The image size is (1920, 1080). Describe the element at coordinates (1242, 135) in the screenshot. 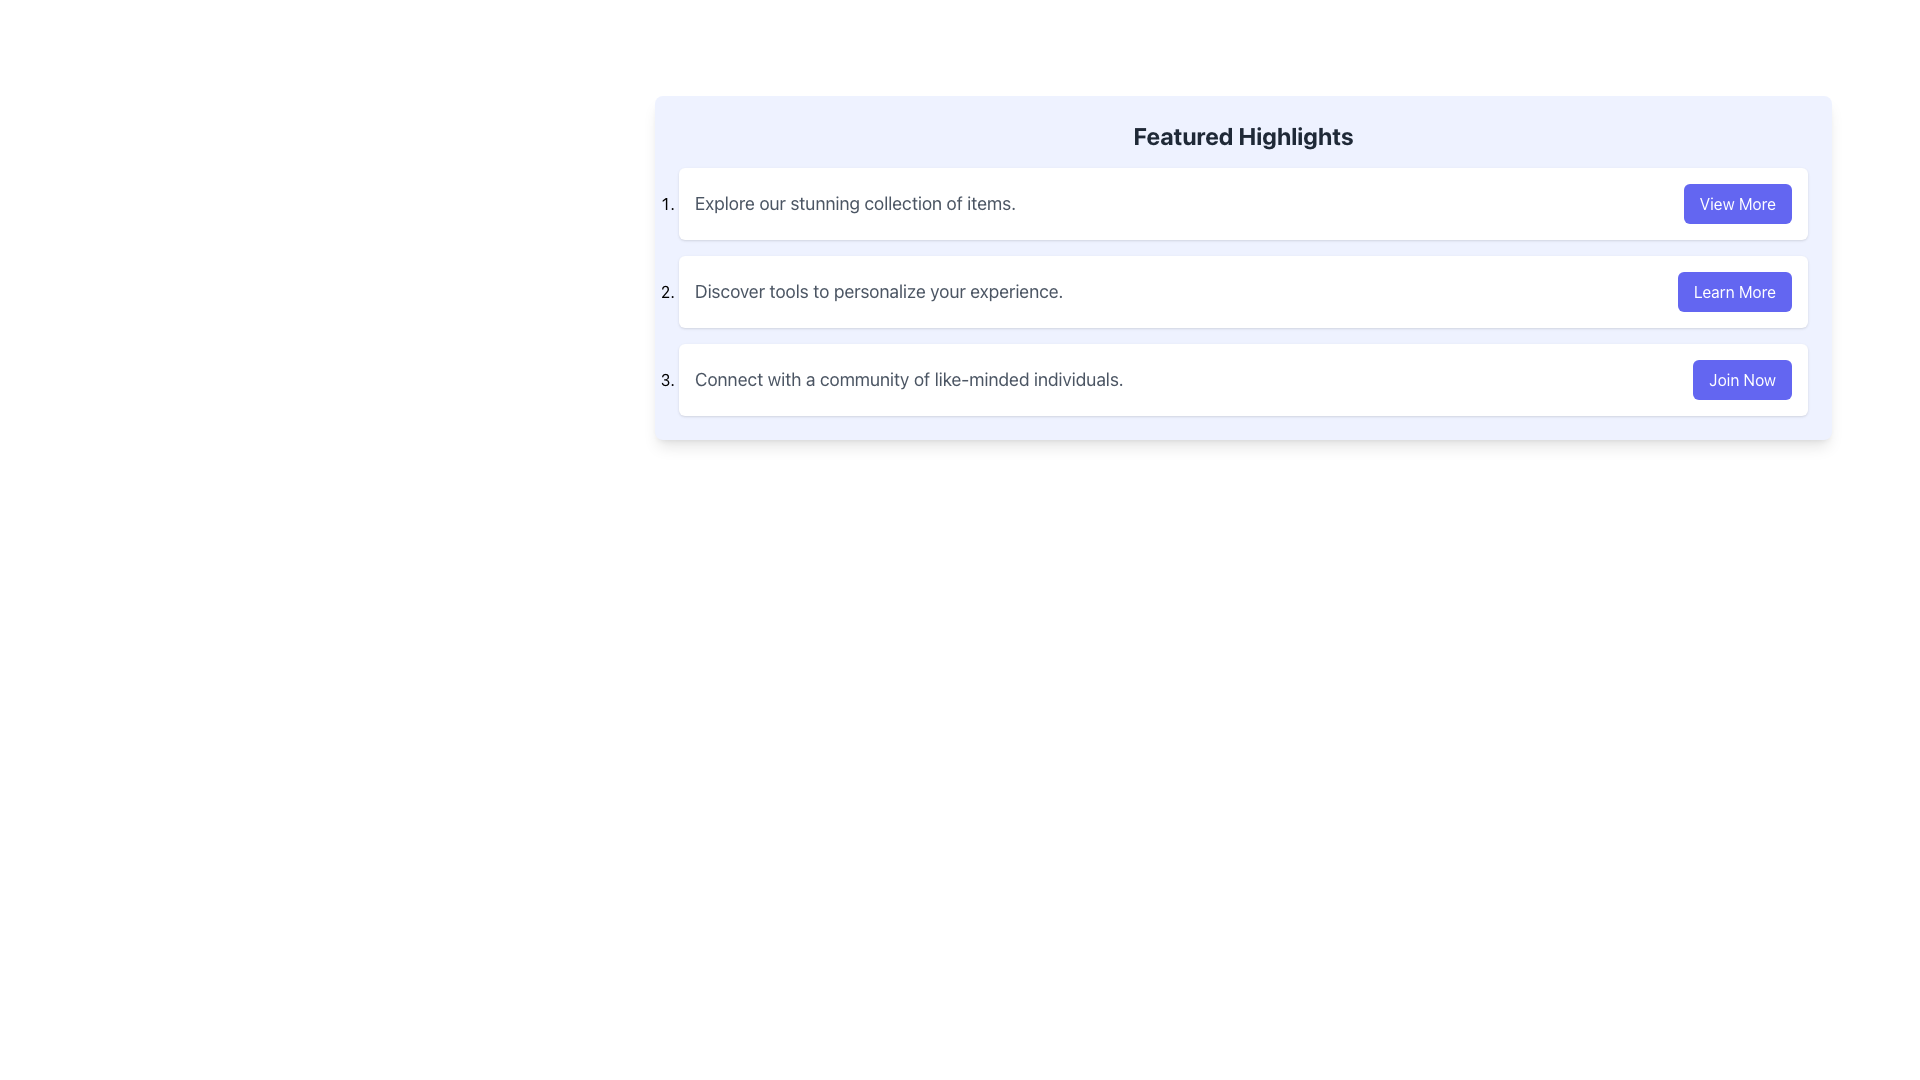

I see `the bold heading labeled 'Featured Highlights' which is prominently displayed at the top-center of the card layout` at that location.